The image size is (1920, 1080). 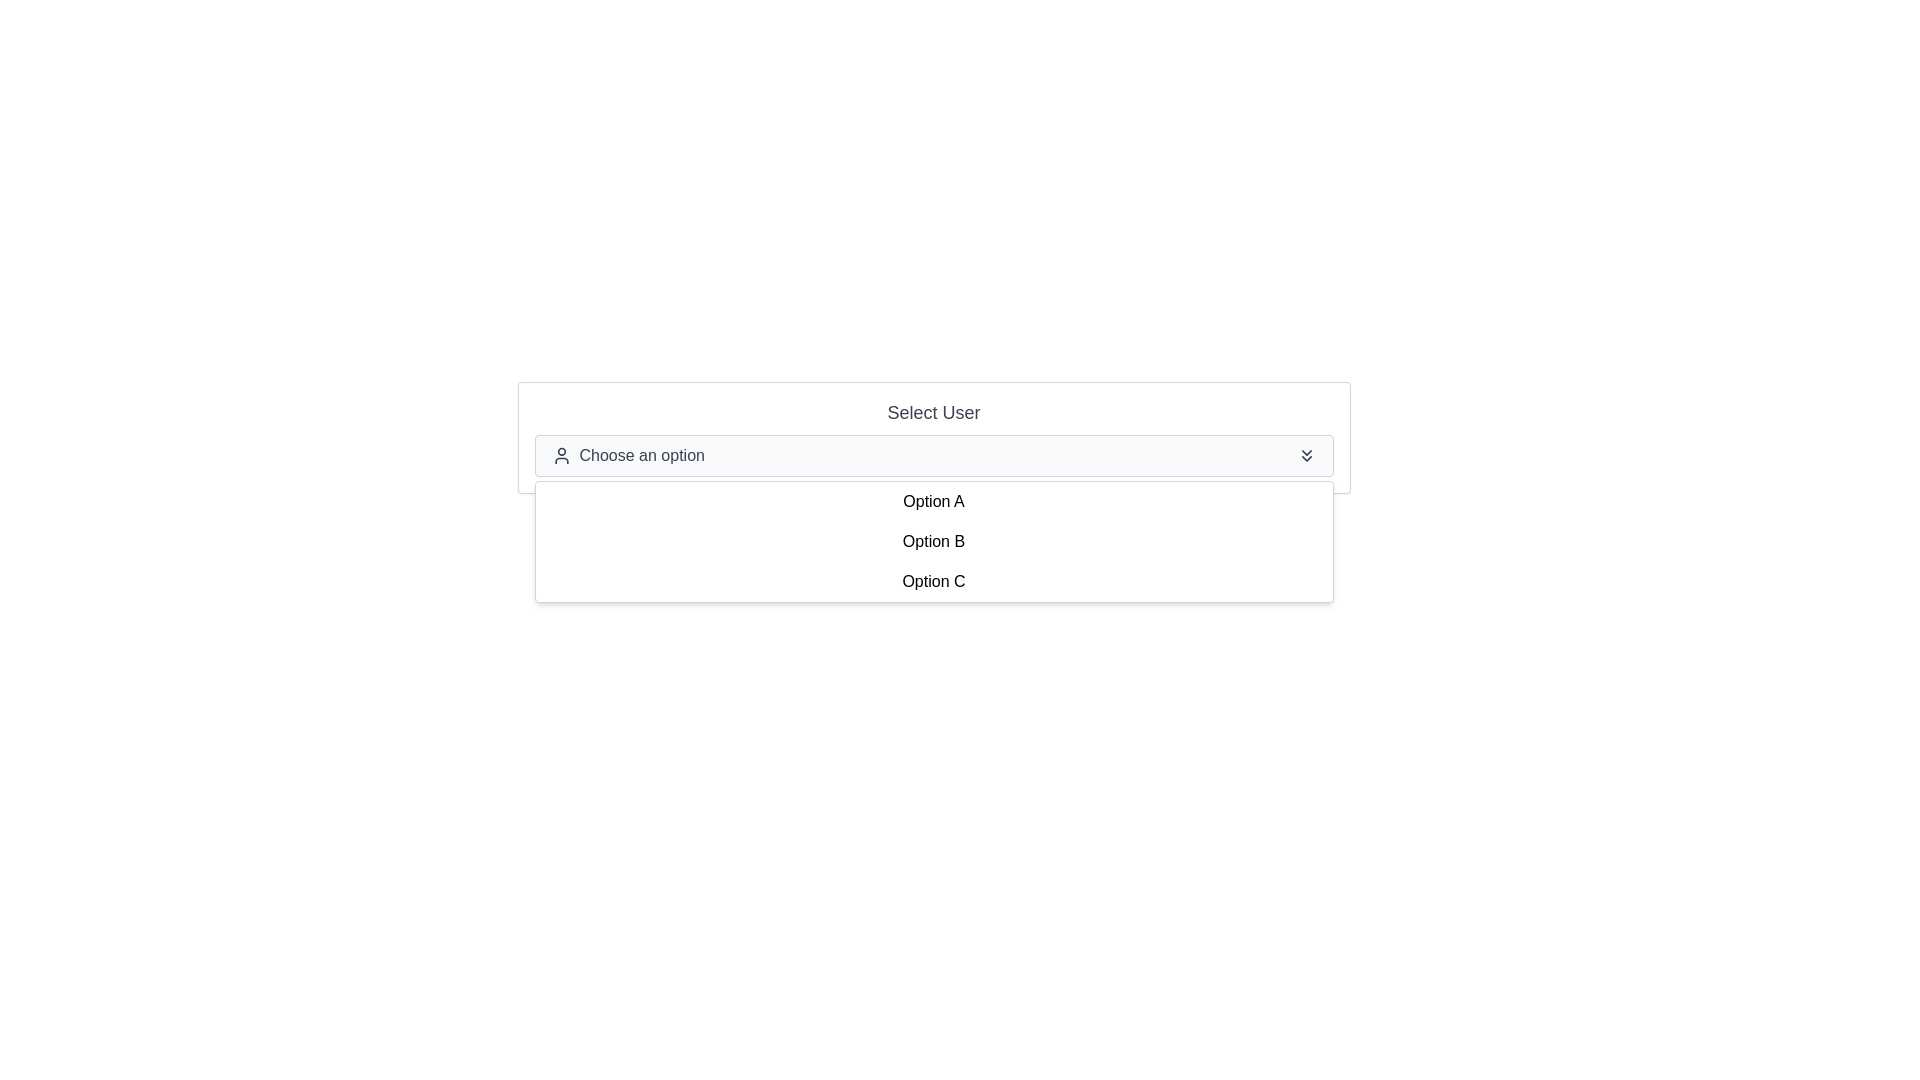 What do you see at coordinates (933, 455) in the screenshot?
I see `the dropdown menu labeled 'Choose an option'` at bounding box center [933, 455].